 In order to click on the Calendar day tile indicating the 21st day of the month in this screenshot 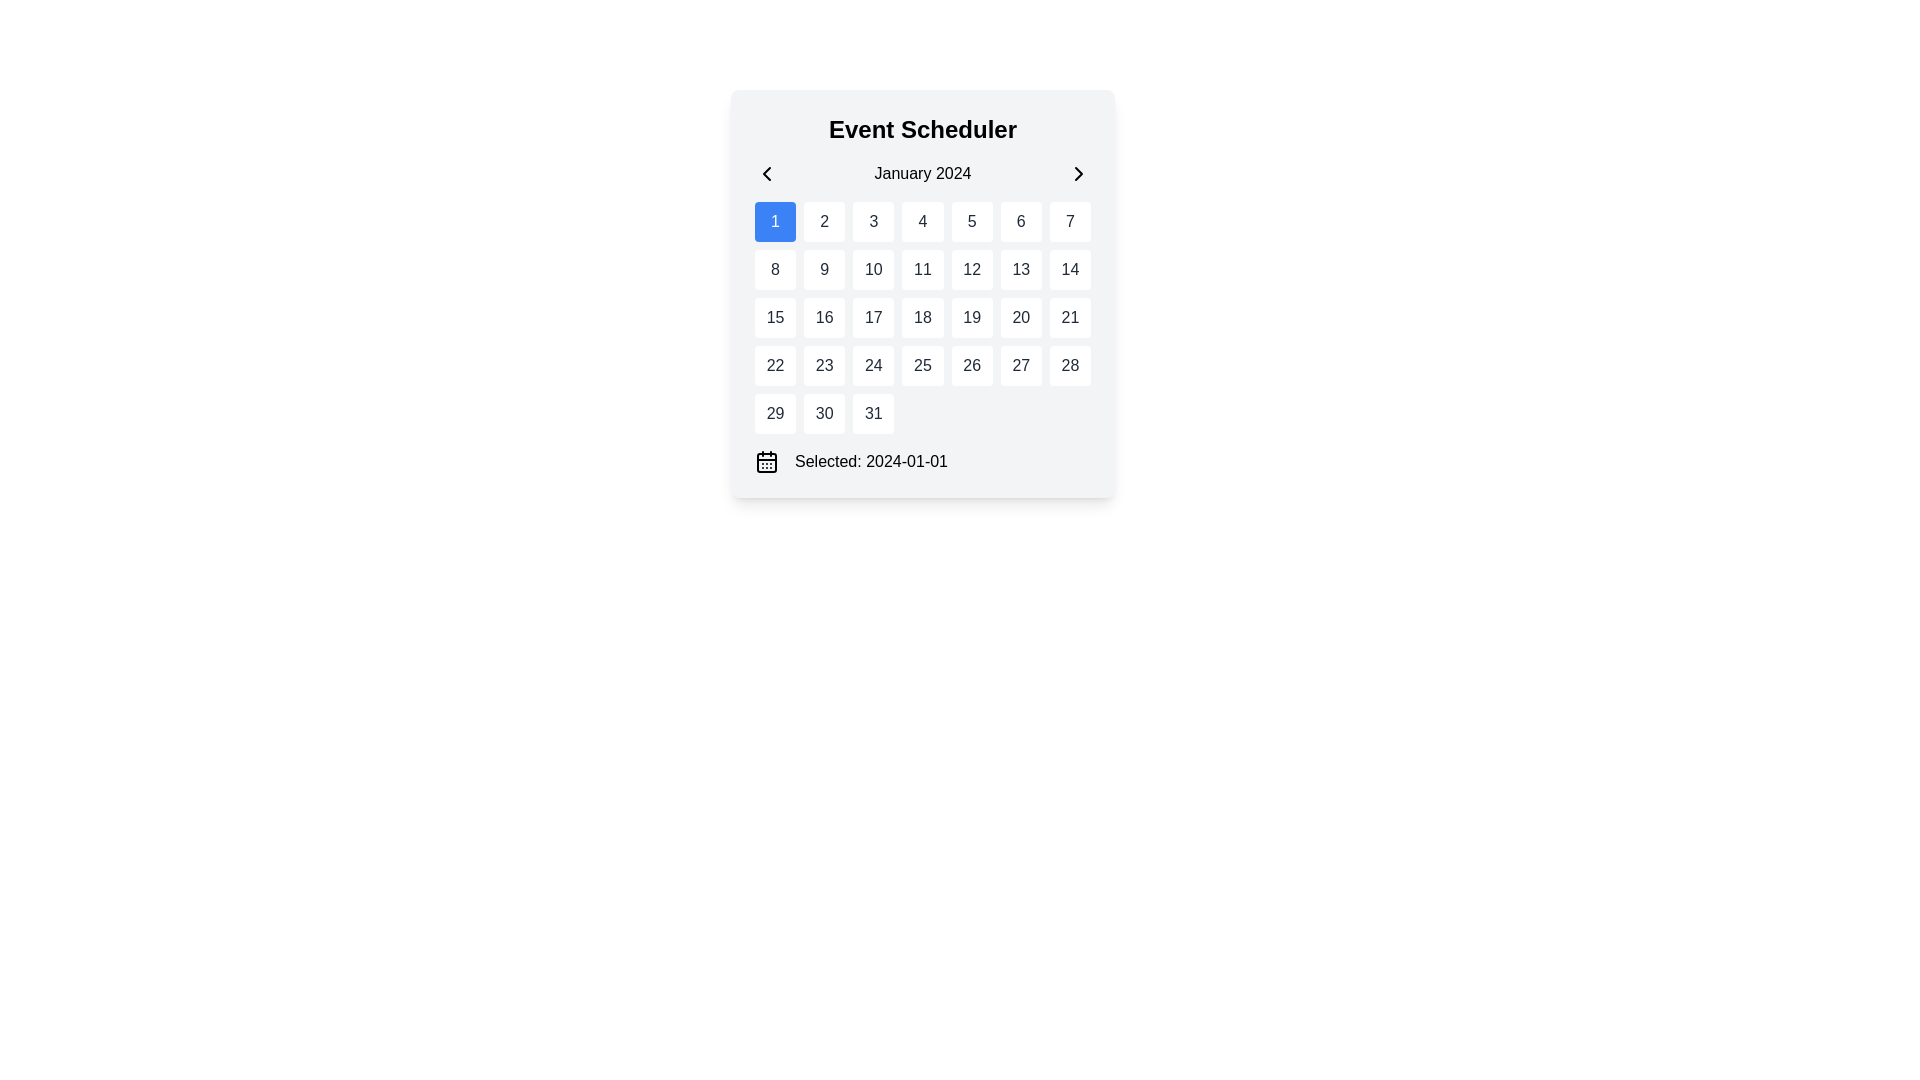, I will do `click(1069, 316)`.